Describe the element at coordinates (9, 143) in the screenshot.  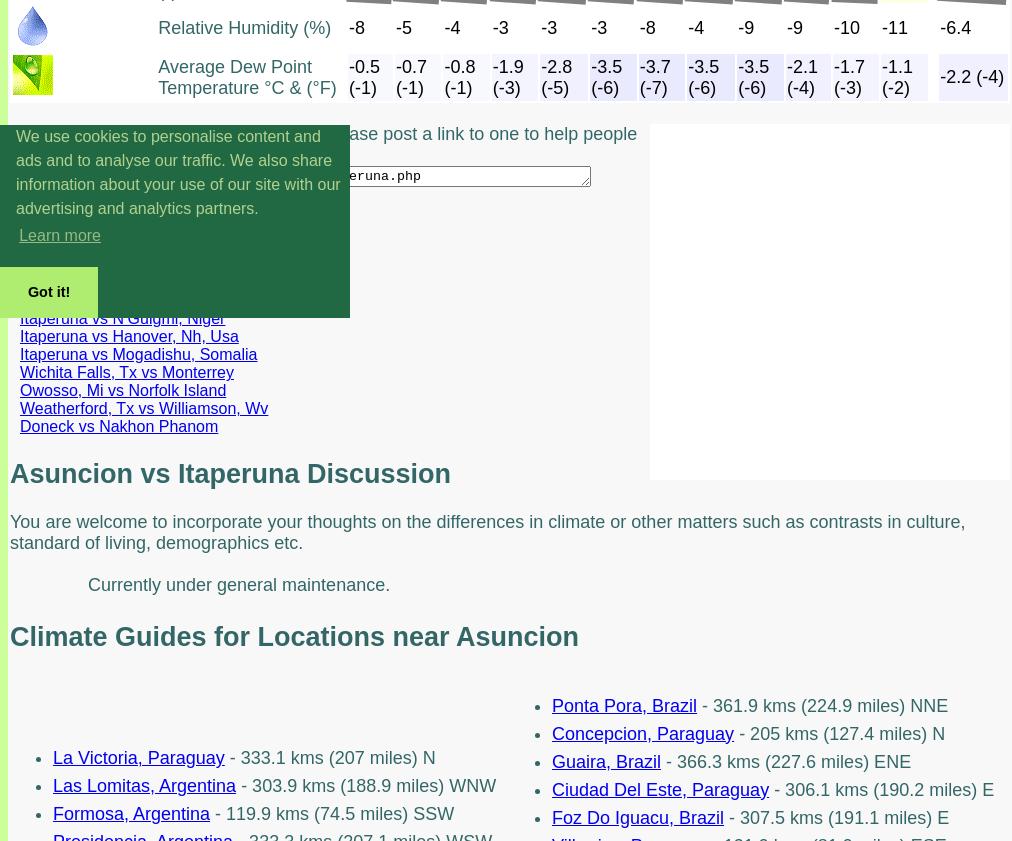
I see `'There are so many comparison pages. Please post a link to one to help people find them:'` at that location.